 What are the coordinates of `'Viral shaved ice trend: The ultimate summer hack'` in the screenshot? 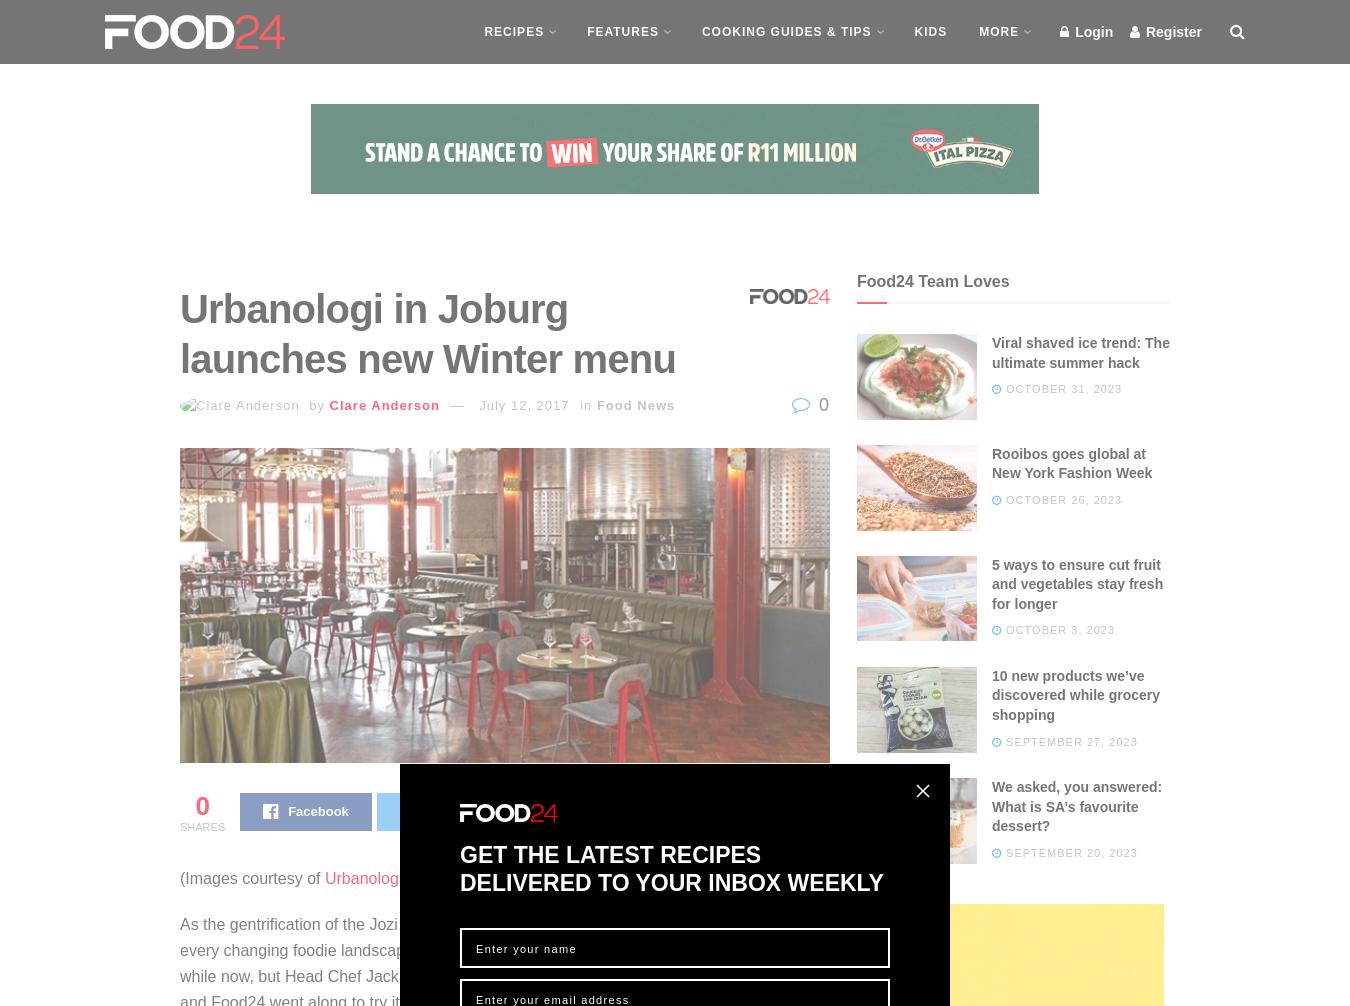 It's located at (1080, 351).